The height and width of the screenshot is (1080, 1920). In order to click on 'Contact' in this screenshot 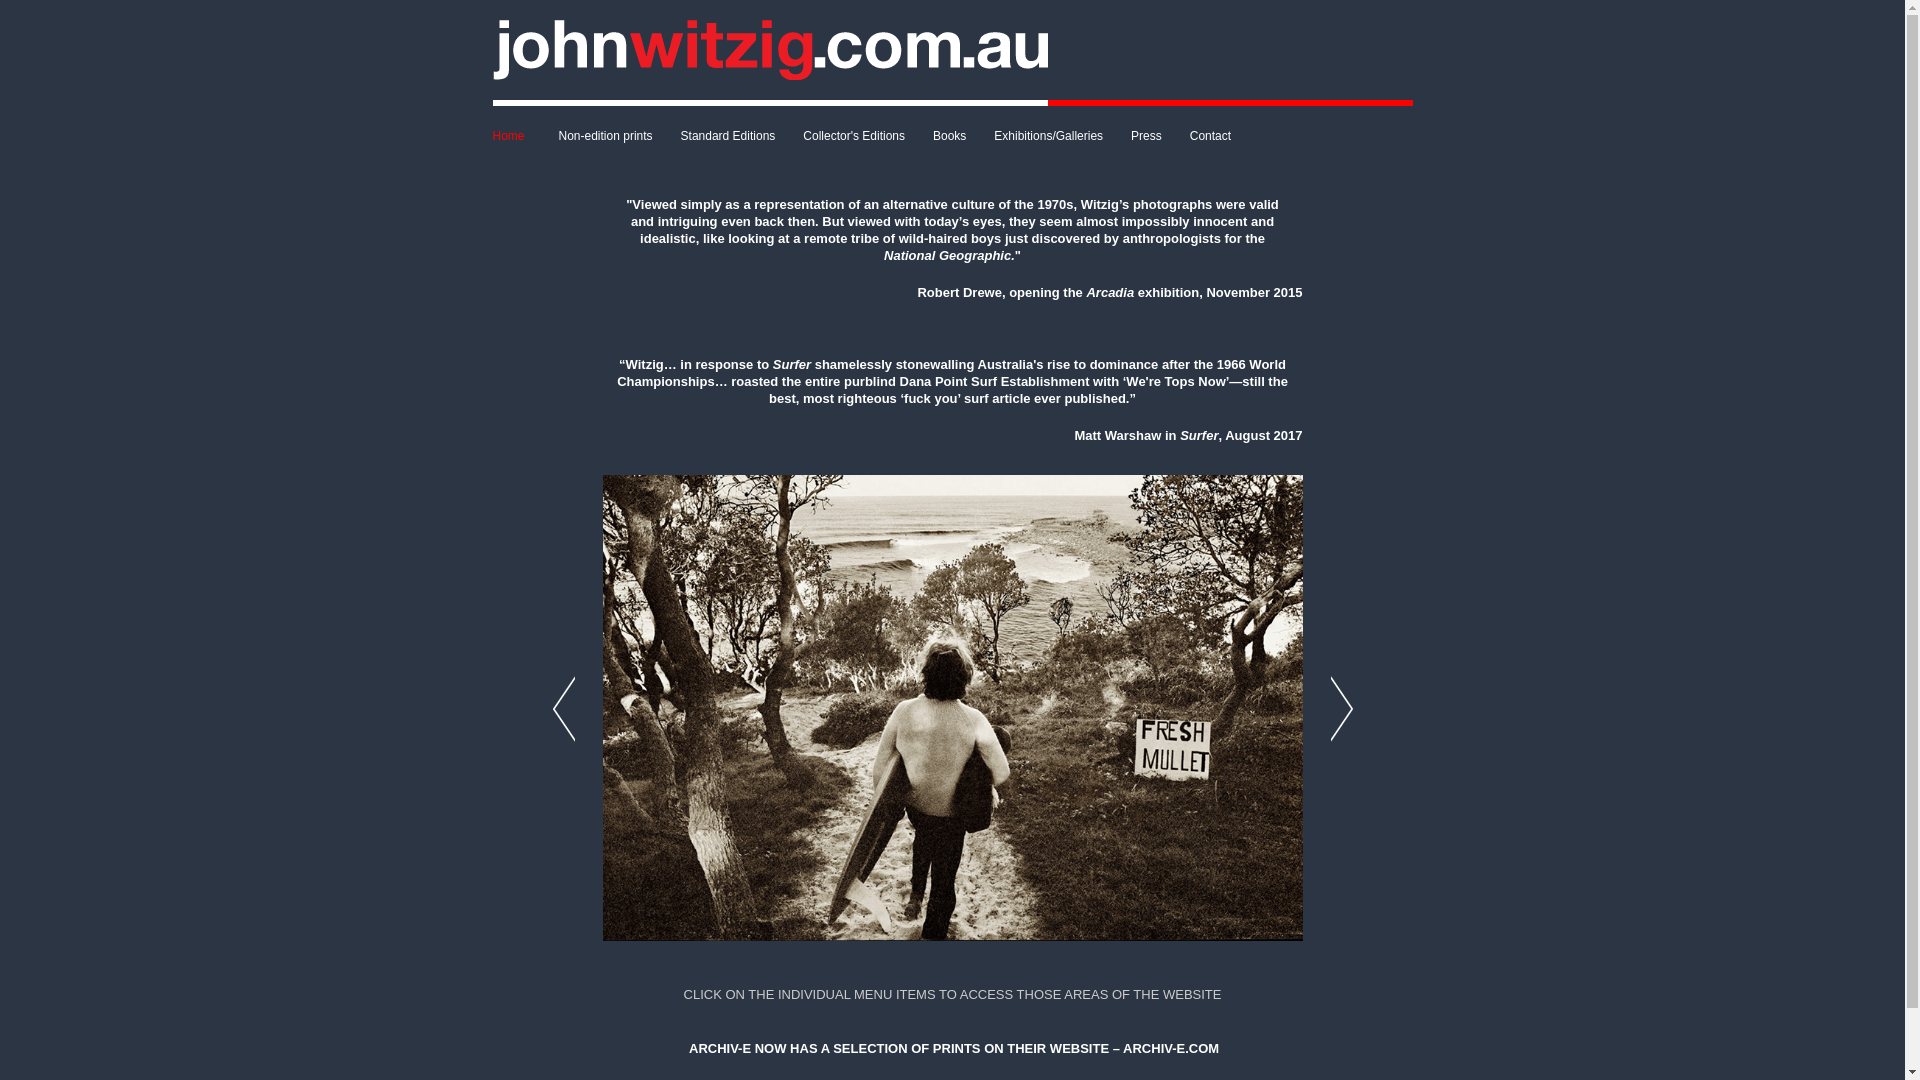, I will do `click(1209, 135)`.